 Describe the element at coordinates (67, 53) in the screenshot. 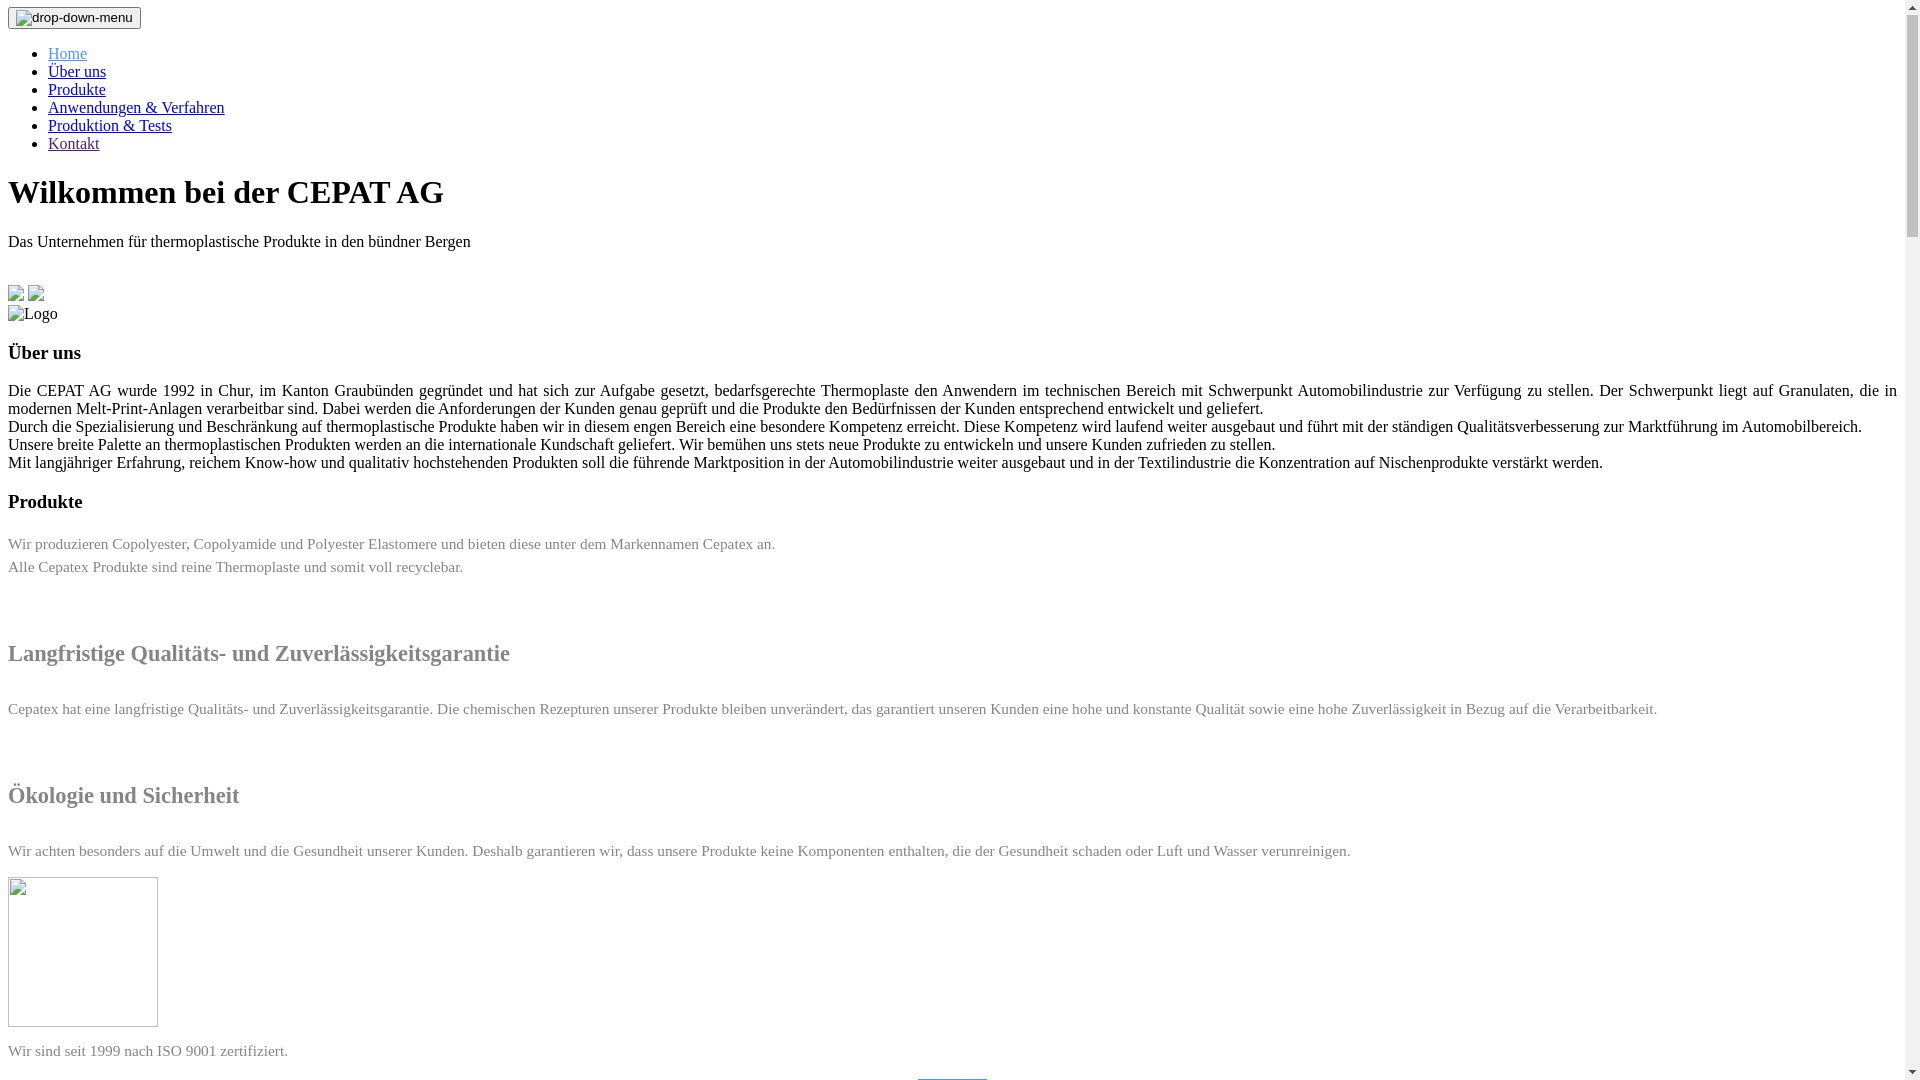

I see `'Home'` at that location.